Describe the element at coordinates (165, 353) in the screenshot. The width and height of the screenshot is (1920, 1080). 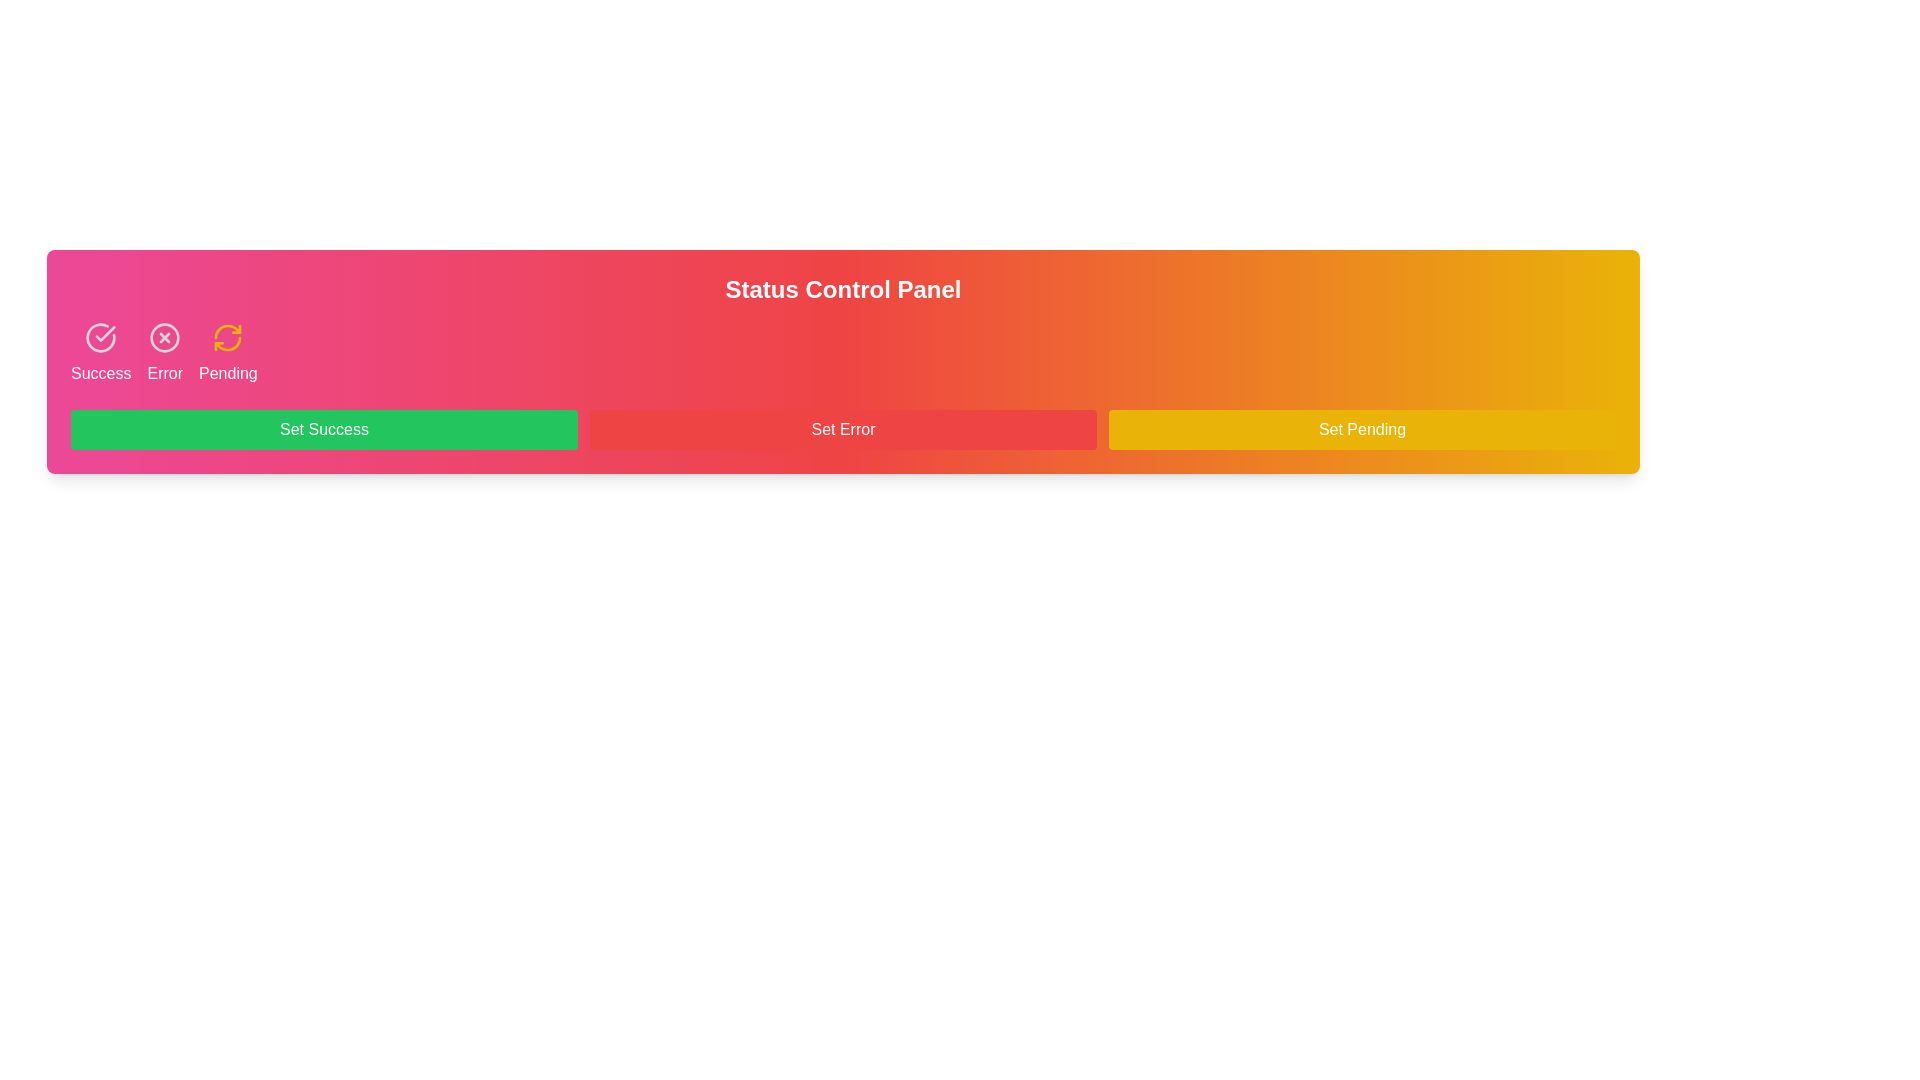
I see `the 'Error' state icon in the status control panel, which is the second option in a horizontal group of three state indicators` at that location.